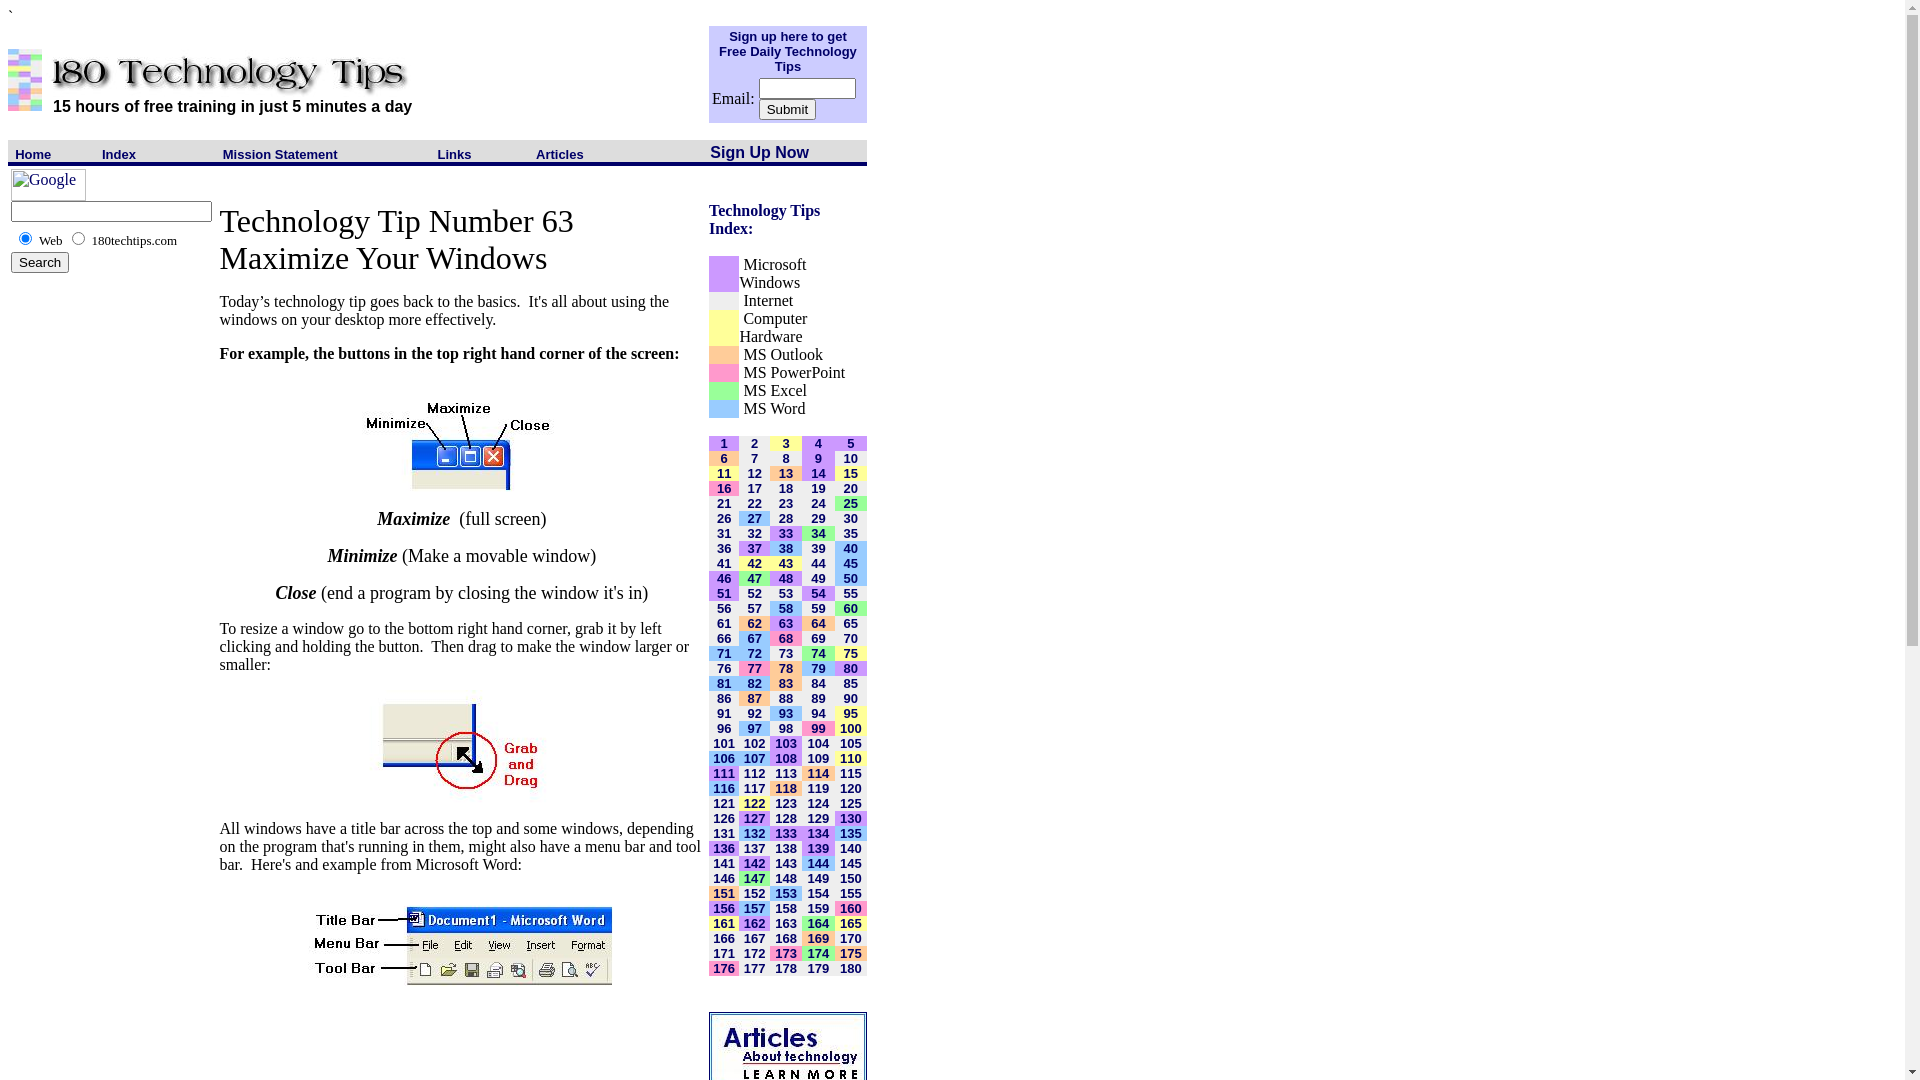  Describe the element at coordinates (723, 832) in the screenshot. I see `'131'` at that location.